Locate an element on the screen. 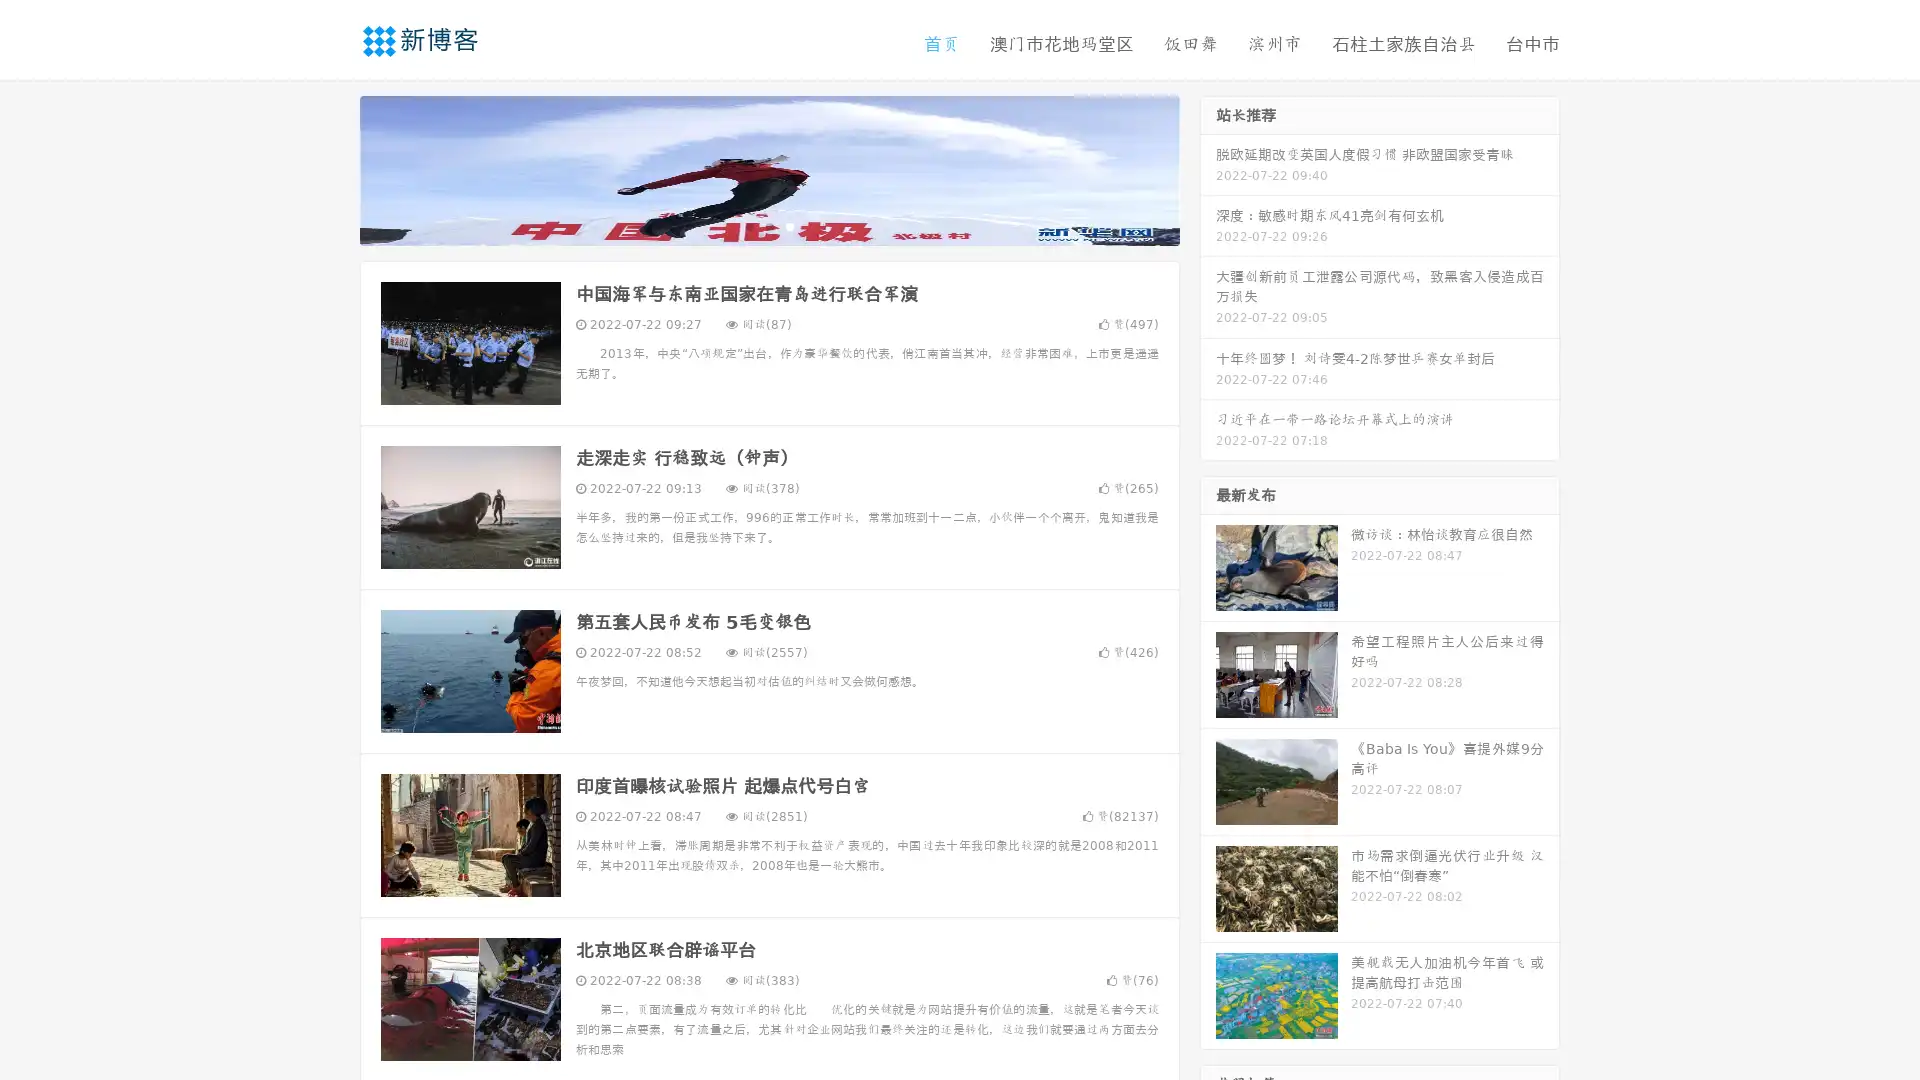 The height and width of the screenshot is (1080, 1920). Previous slide is located at coordinates (330, 168).